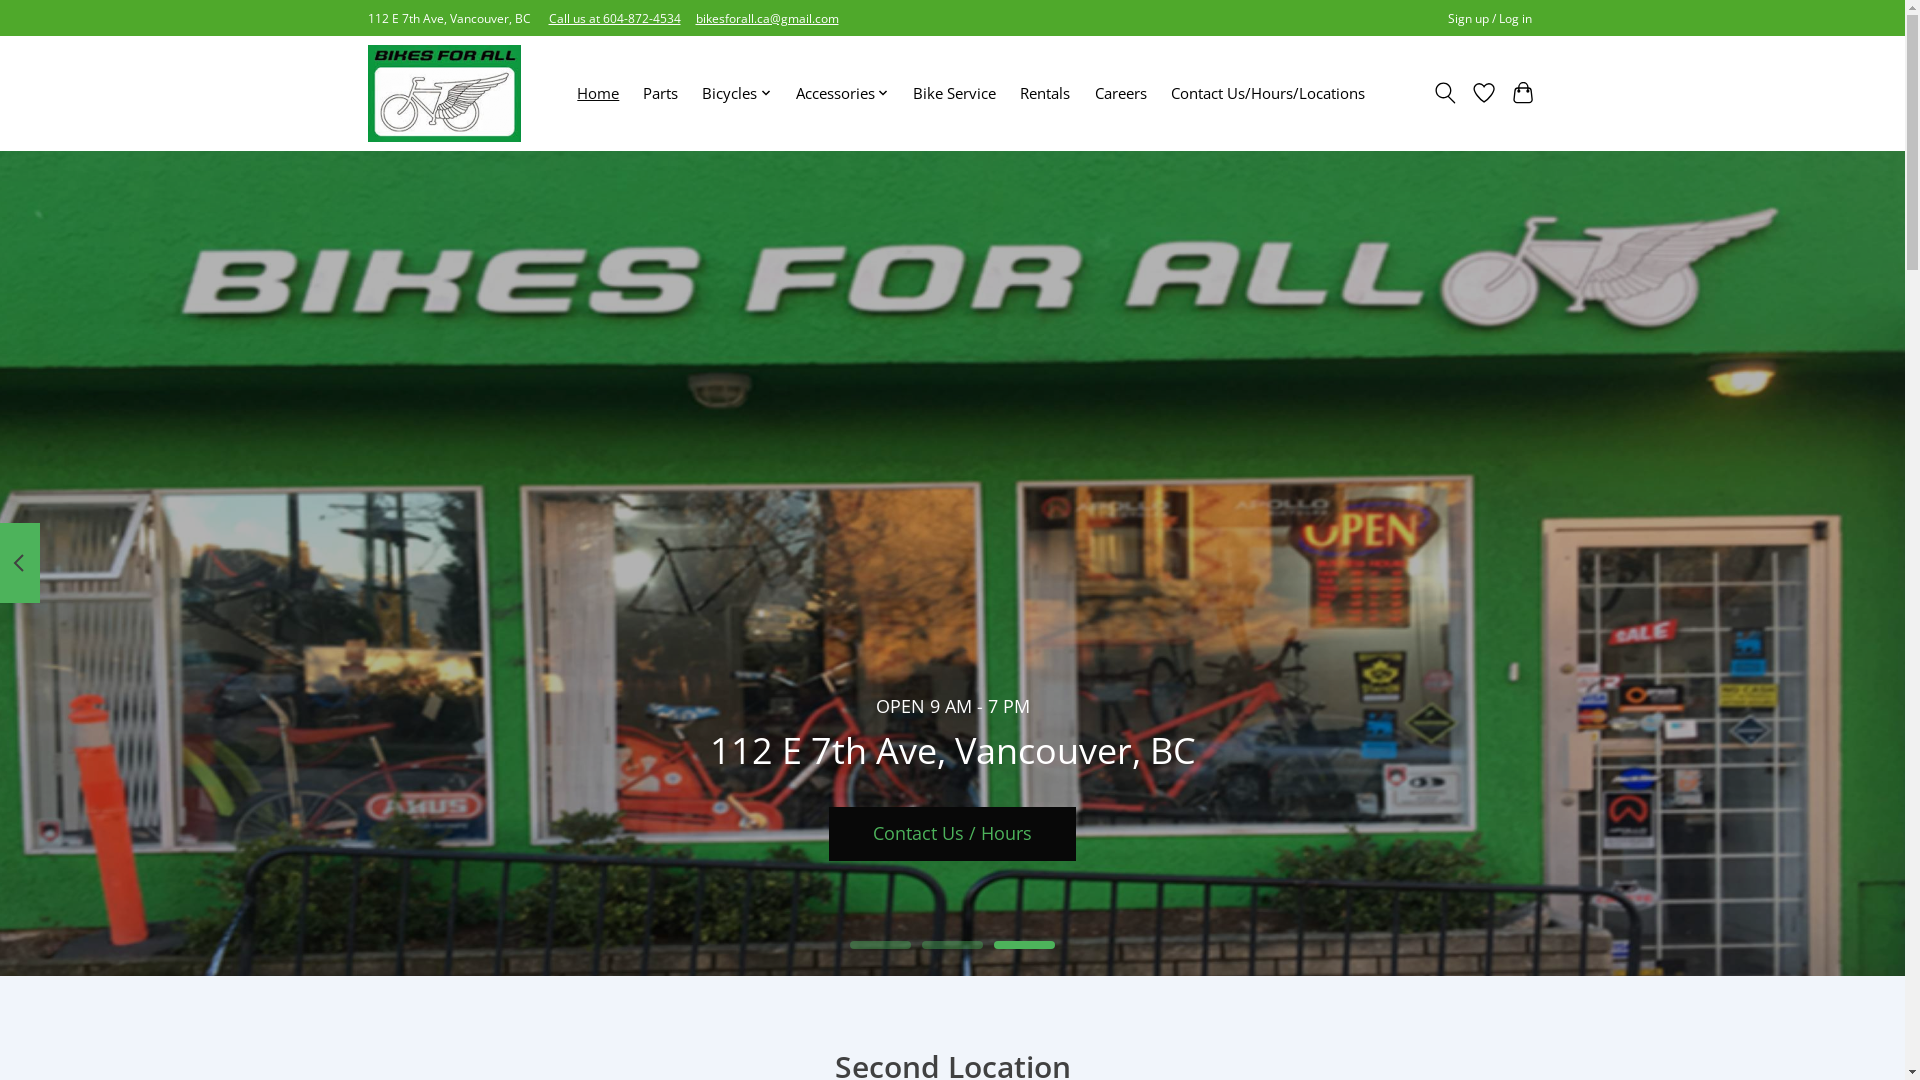 The width and height of the screenshot is (1920, 1080). Describe the element at coordinates (1489, 18) in the screenshot. I see `'Sign up / Log in'` at that location.